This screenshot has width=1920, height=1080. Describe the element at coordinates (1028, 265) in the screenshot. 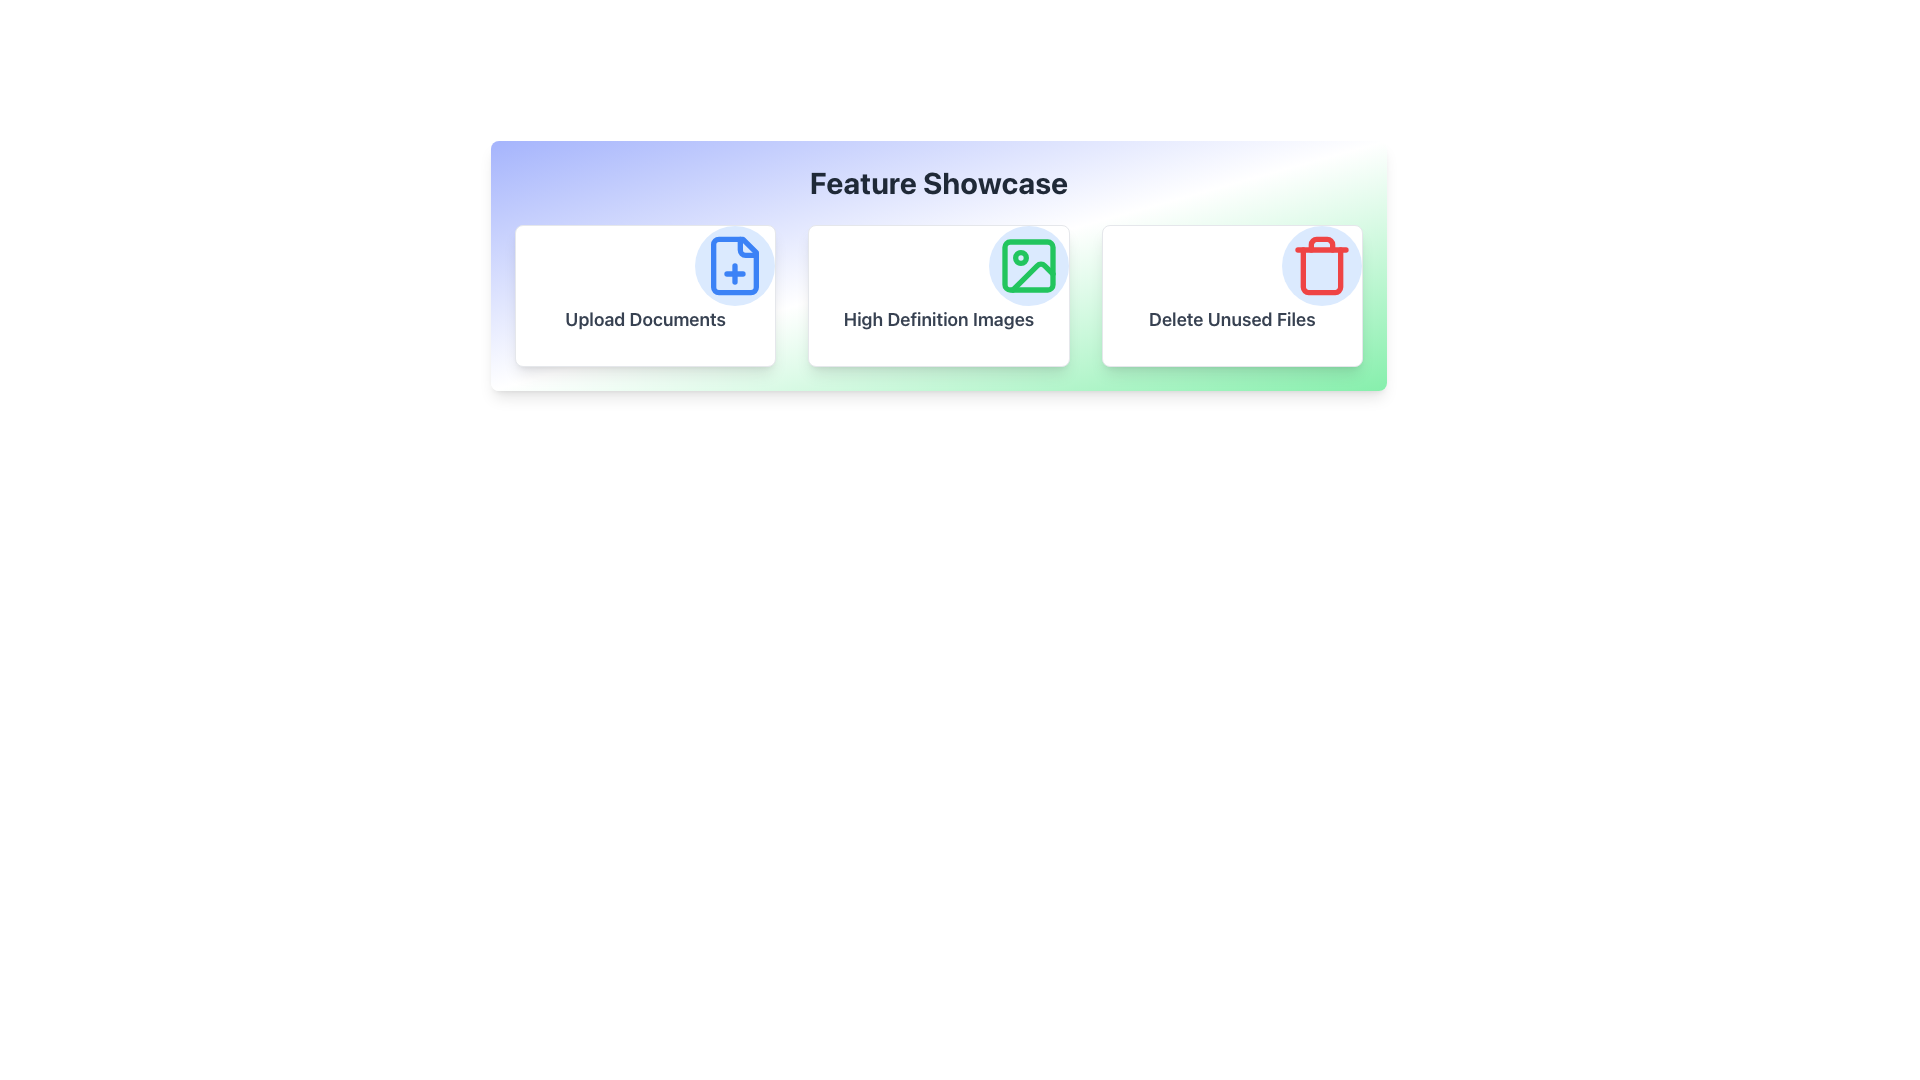

I see `the Decorative Icon located in the top-right corner of the 'High Definition Images' card, positioned above the text label and near the card's border` at that location.